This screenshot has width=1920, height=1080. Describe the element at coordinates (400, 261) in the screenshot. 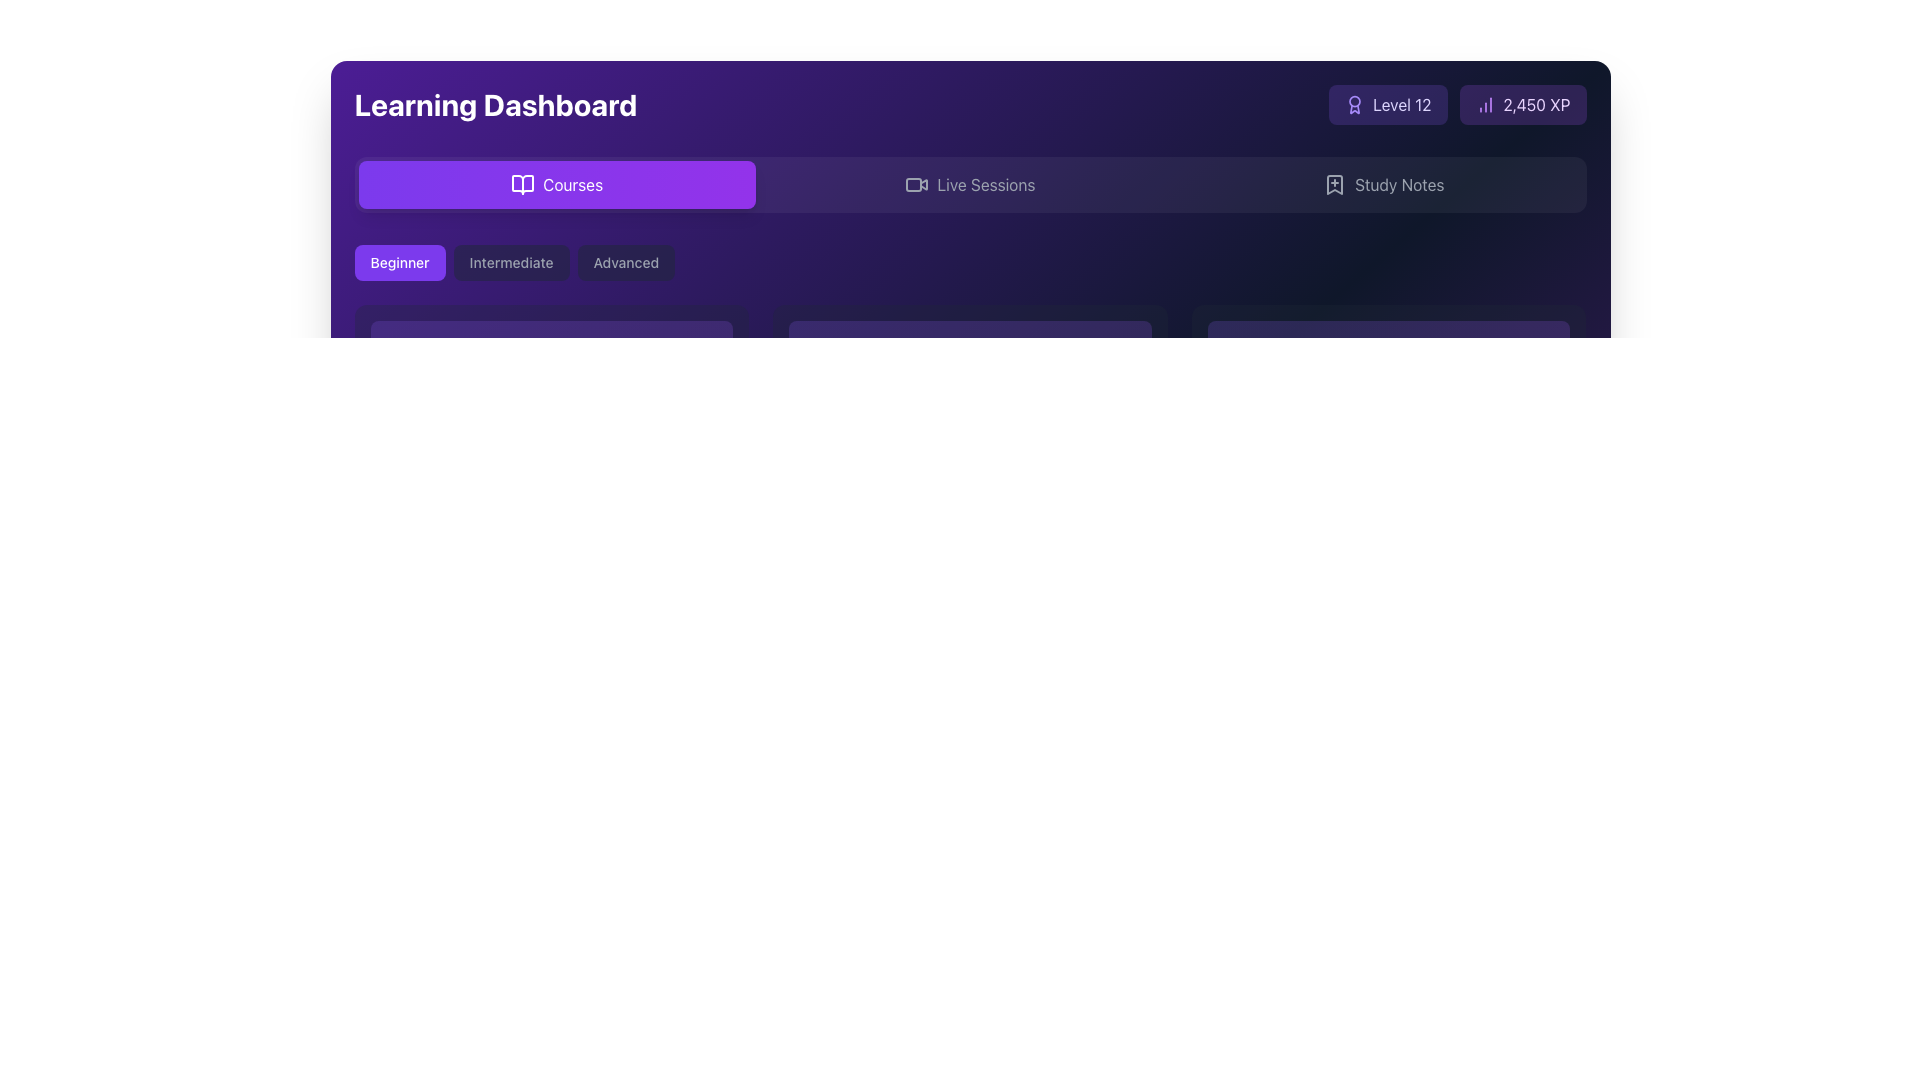

I see `the 'Beginner' button, which is the first button in a group of three with a violet background and white text` at that location.